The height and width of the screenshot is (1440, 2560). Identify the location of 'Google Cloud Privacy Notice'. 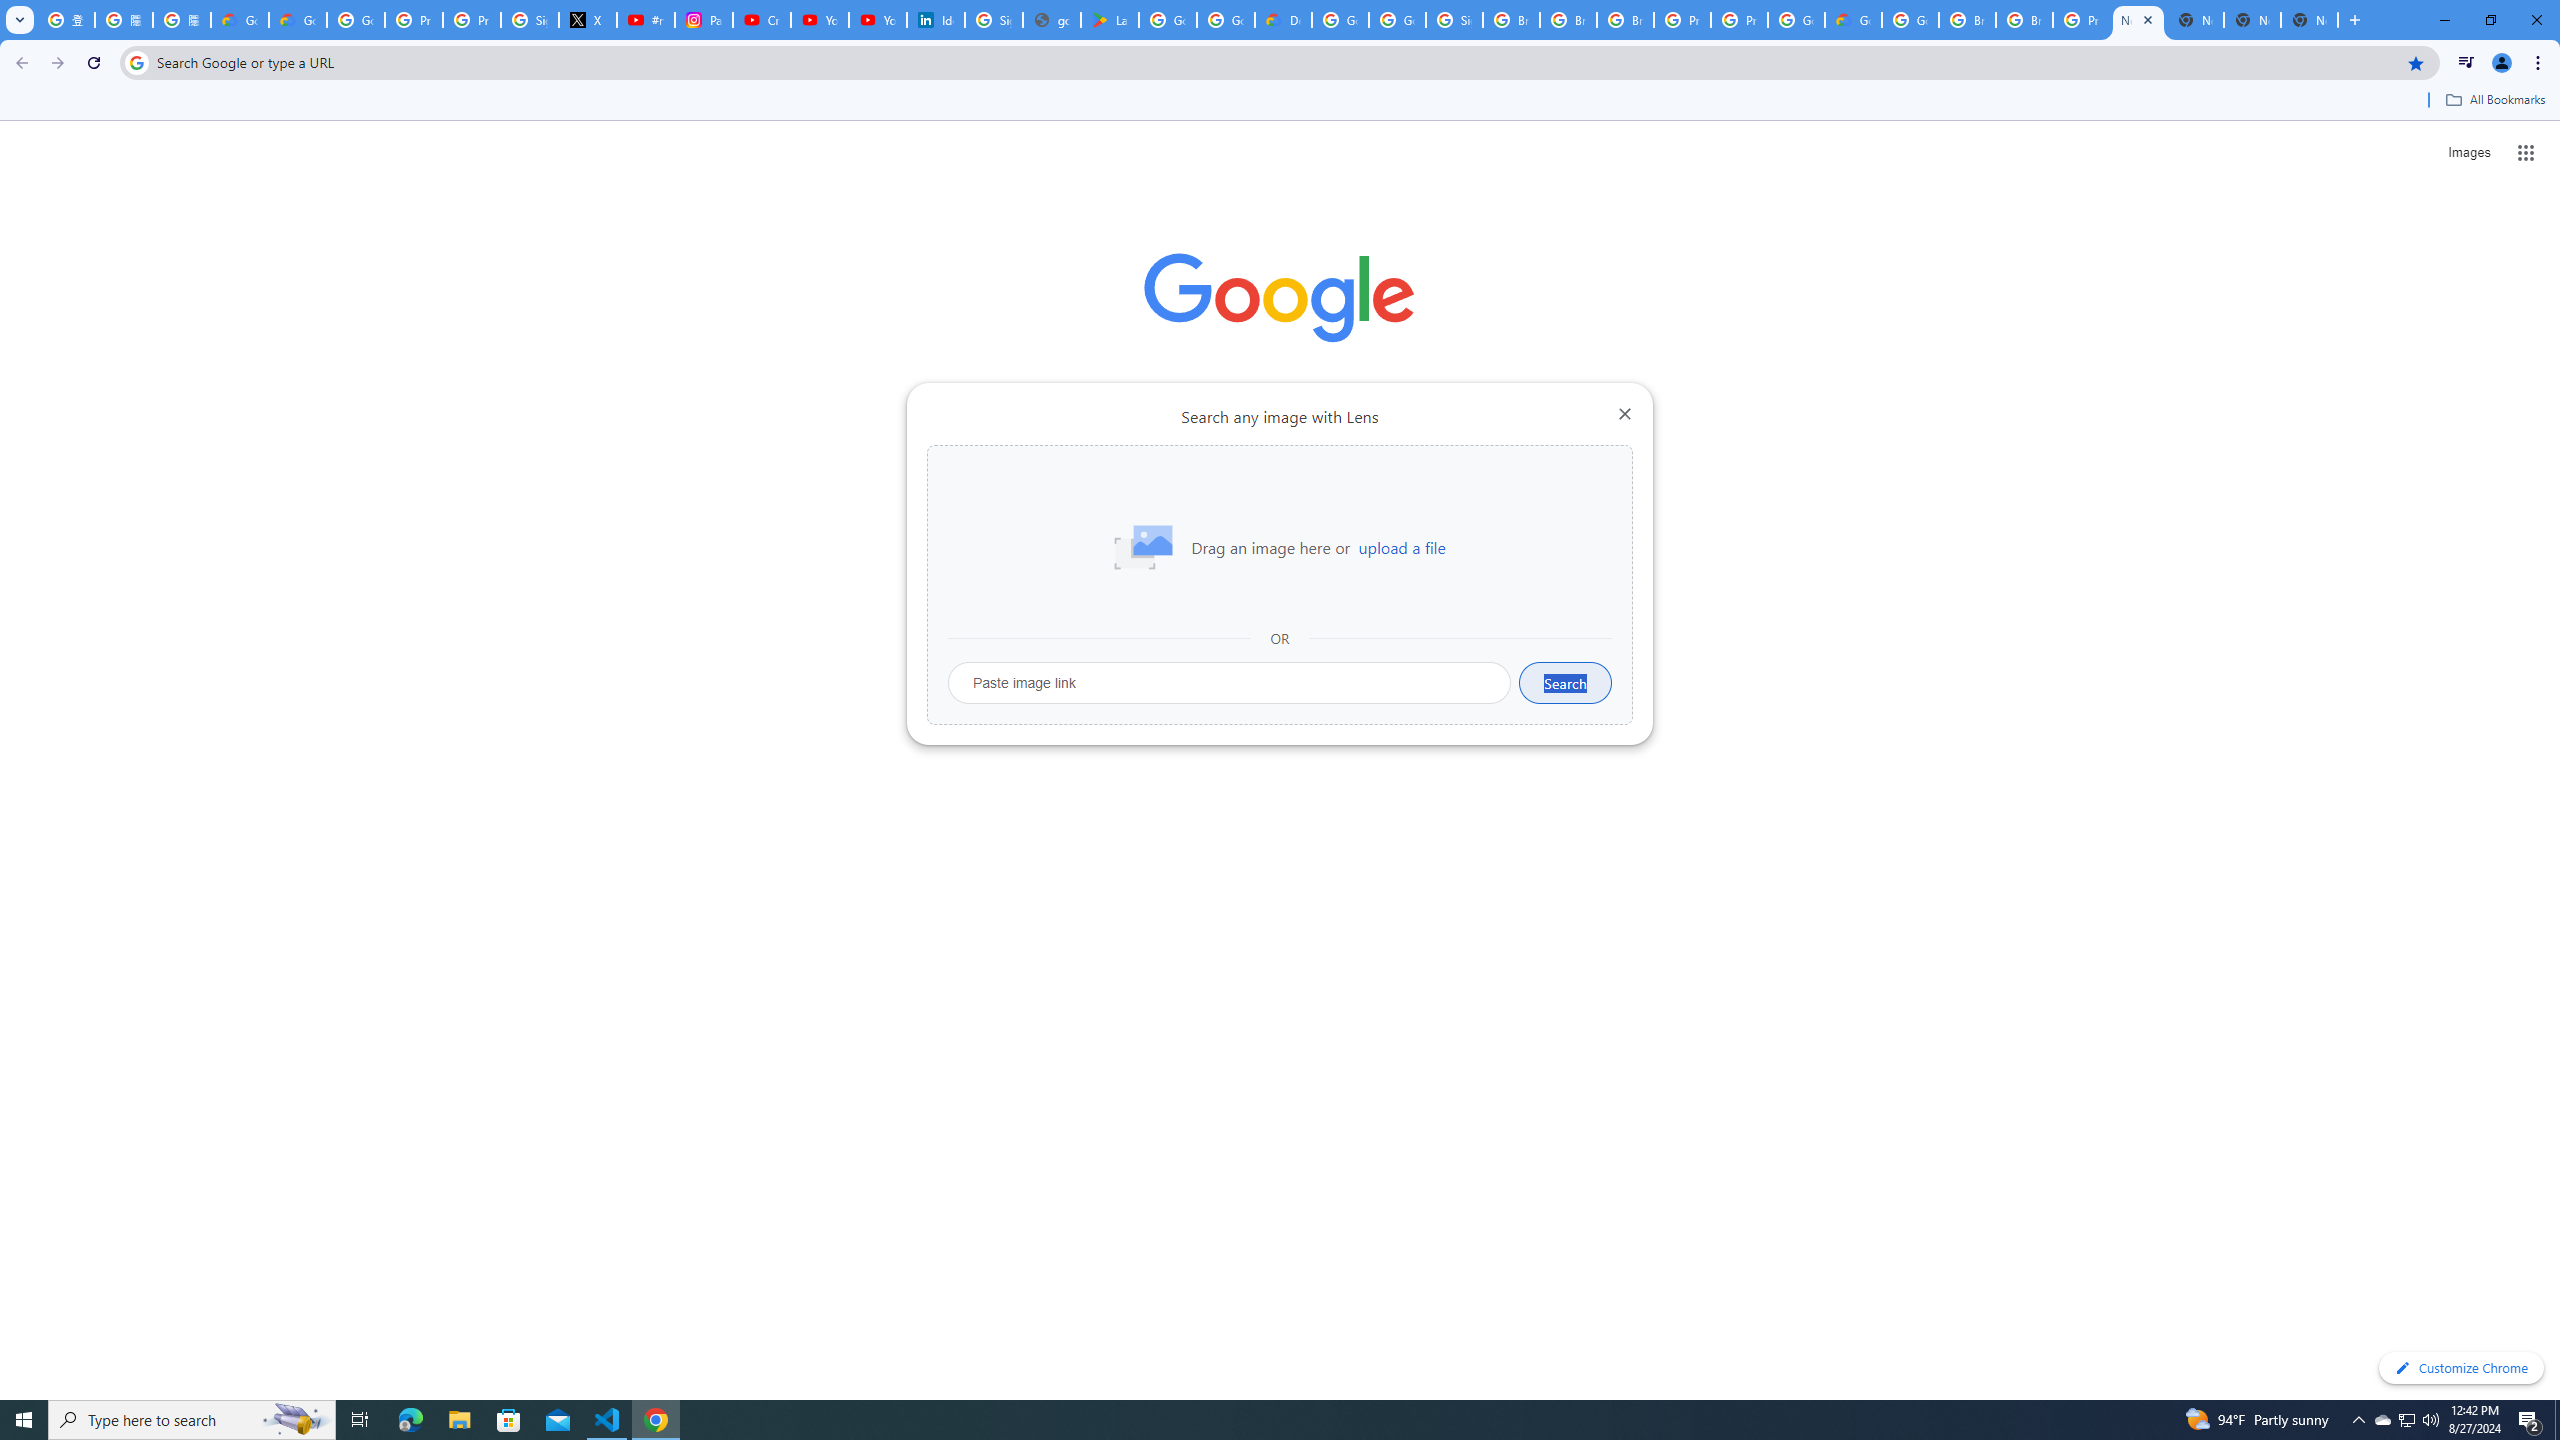
(240, 19).